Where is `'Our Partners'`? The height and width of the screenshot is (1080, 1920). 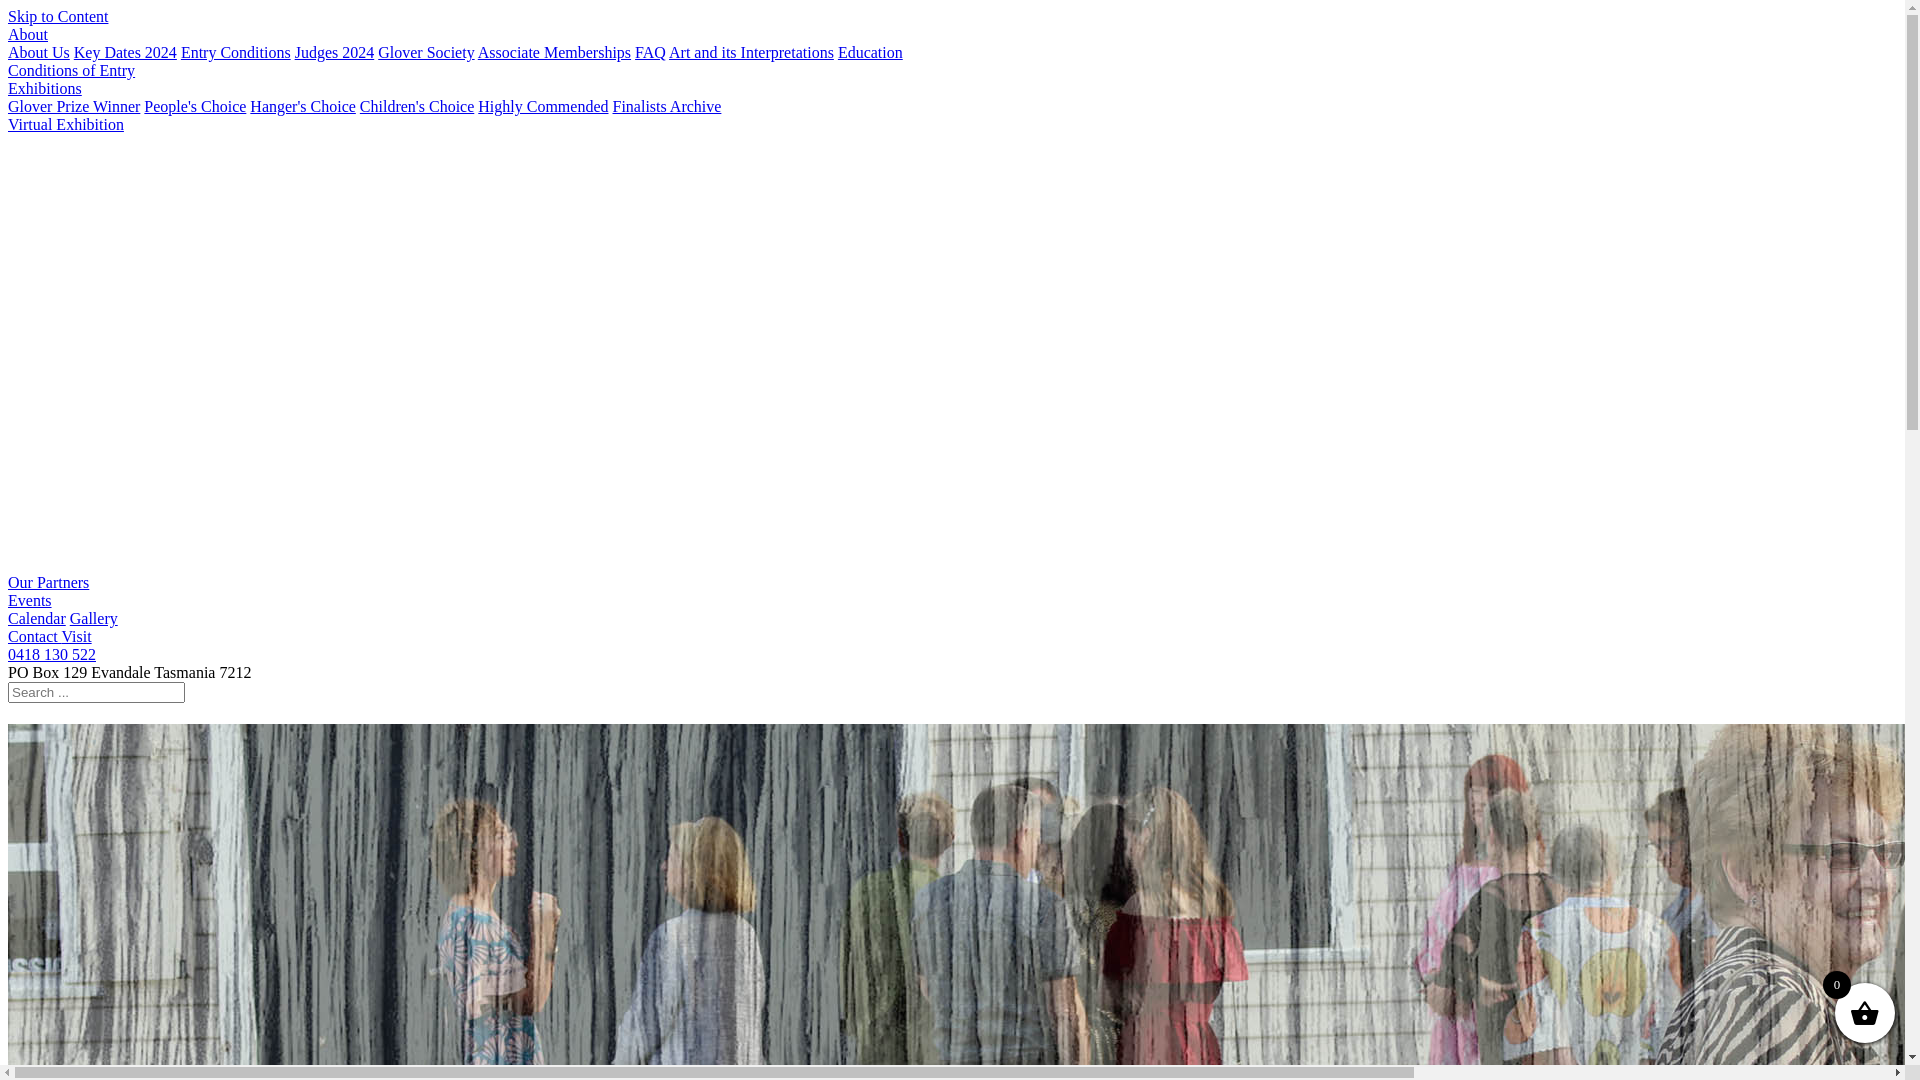
'Our Partners' is located at coordinates (48, 582).